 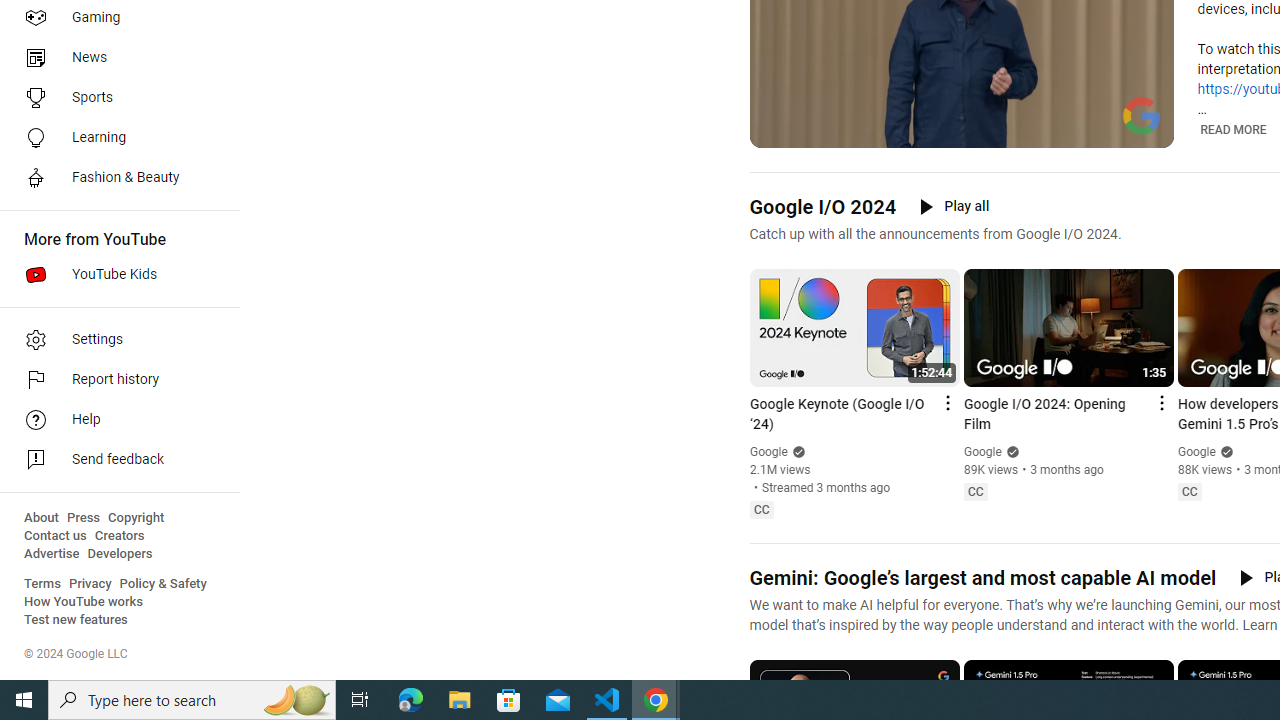 I want to click on 'Full screen (f)', so click(x=1143, y=130).